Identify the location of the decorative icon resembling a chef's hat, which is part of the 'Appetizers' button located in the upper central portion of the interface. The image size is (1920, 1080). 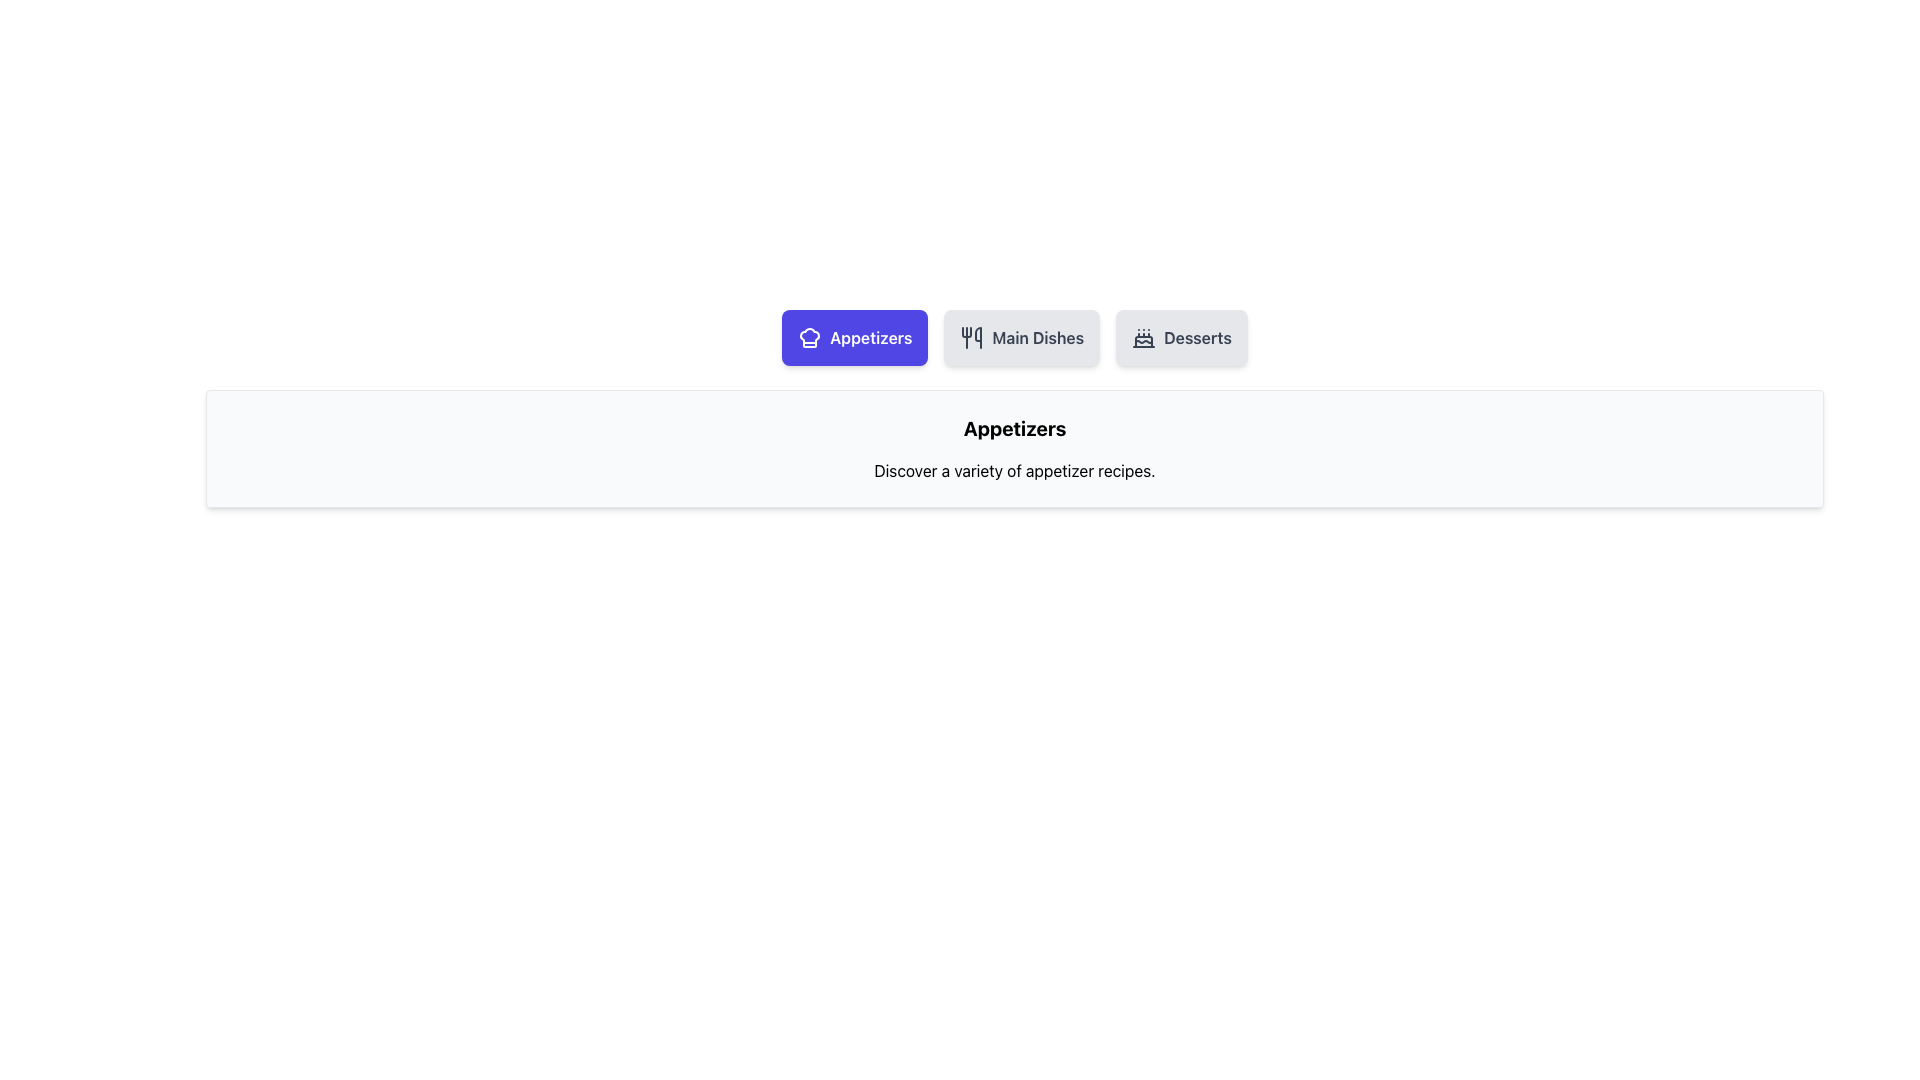
(810, 337).